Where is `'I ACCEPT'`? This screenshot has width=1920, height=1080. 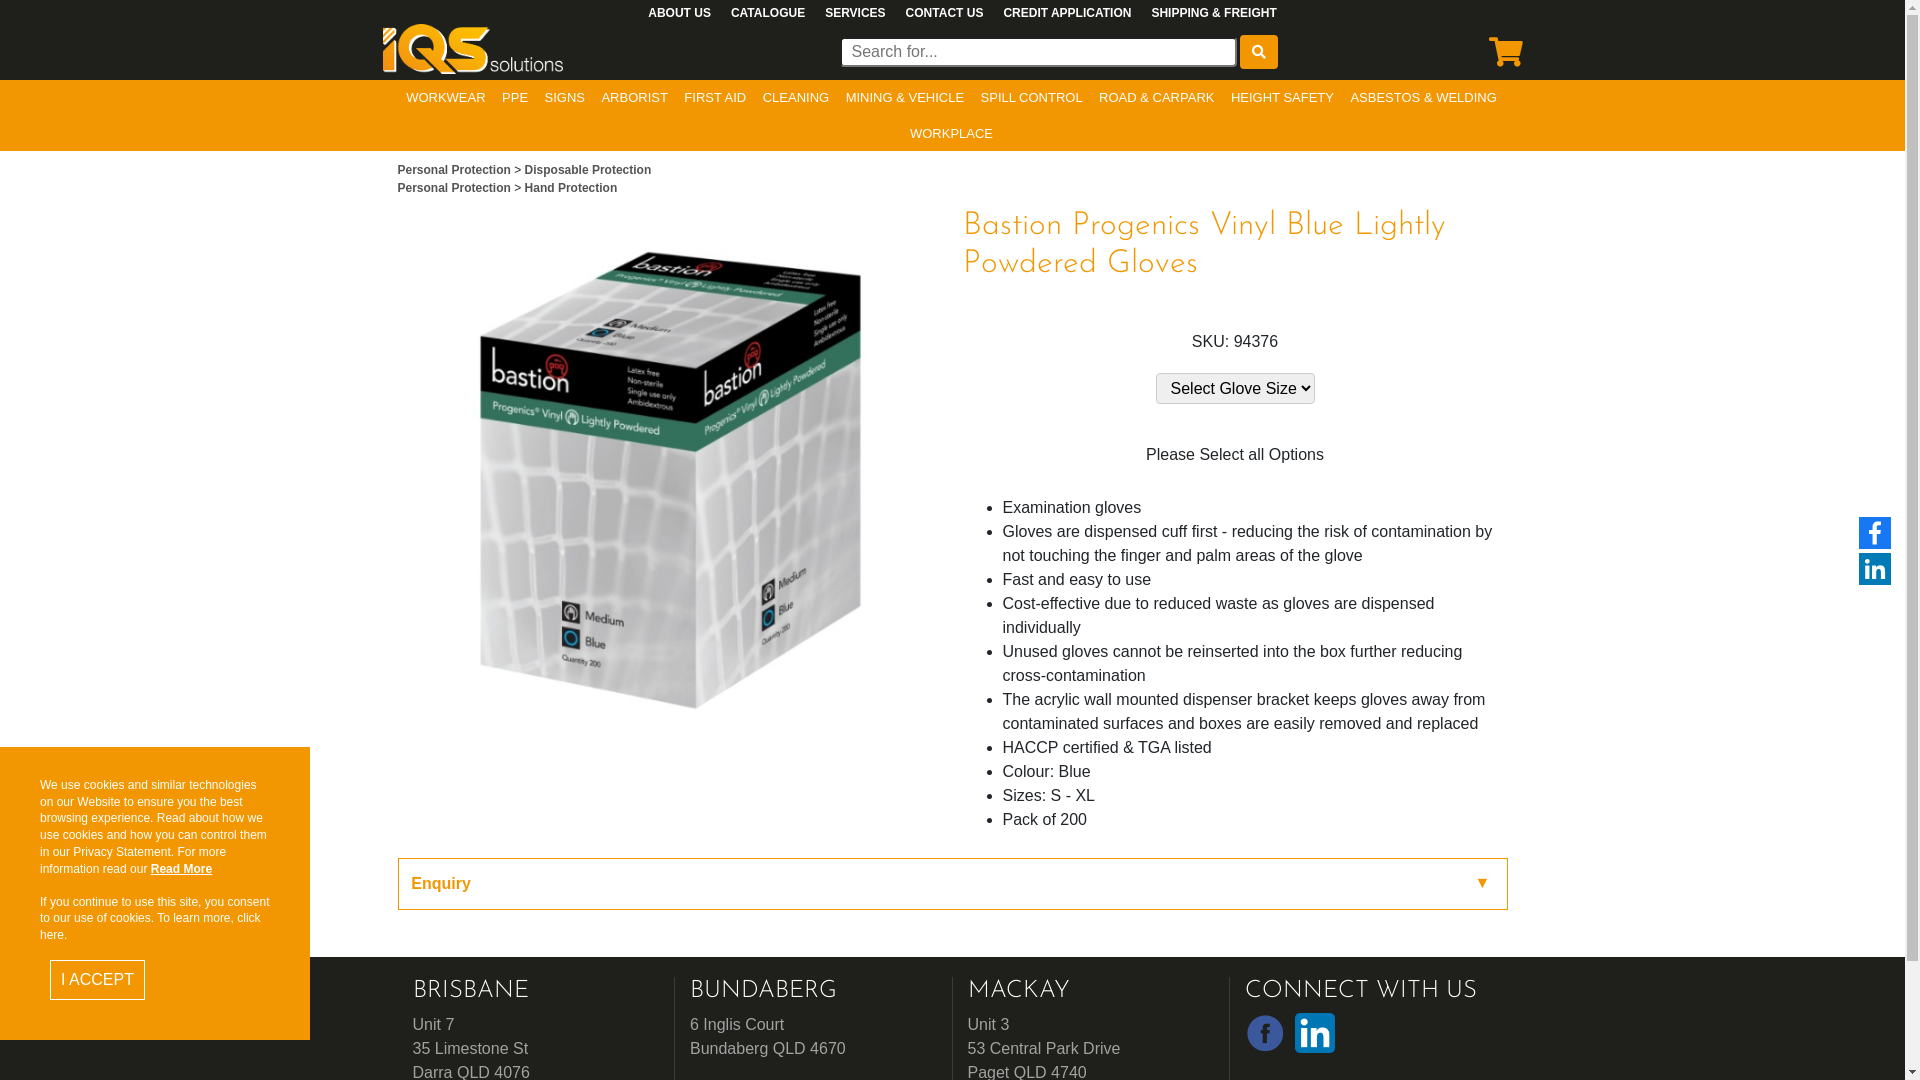
'I ACCEPT' is located at coordinates (96, 978).